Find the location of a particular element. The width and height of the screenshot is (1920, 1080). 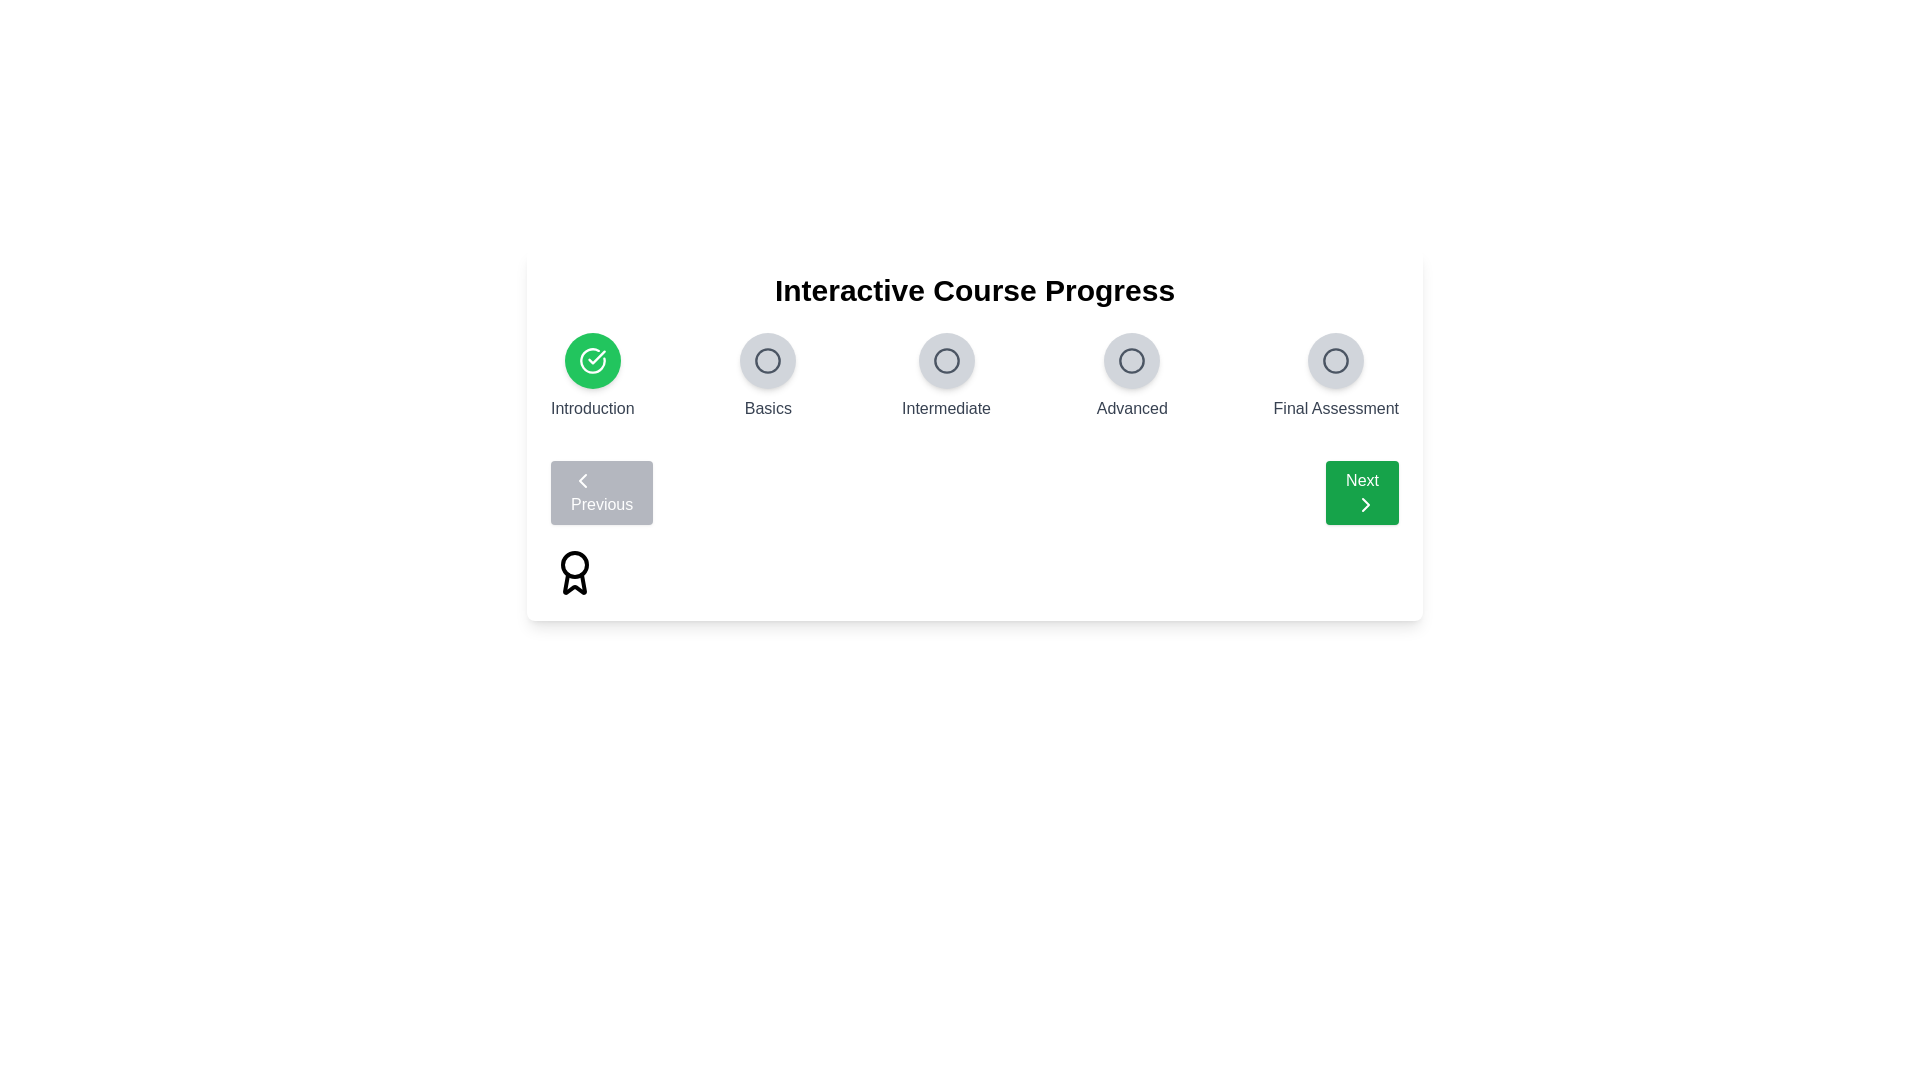

the circular Progress Indicator representing the 'Basics' step in the interactive course progress bar, located between 'Introduction' and 'Intermediate' is located at coordinates (767, 361).